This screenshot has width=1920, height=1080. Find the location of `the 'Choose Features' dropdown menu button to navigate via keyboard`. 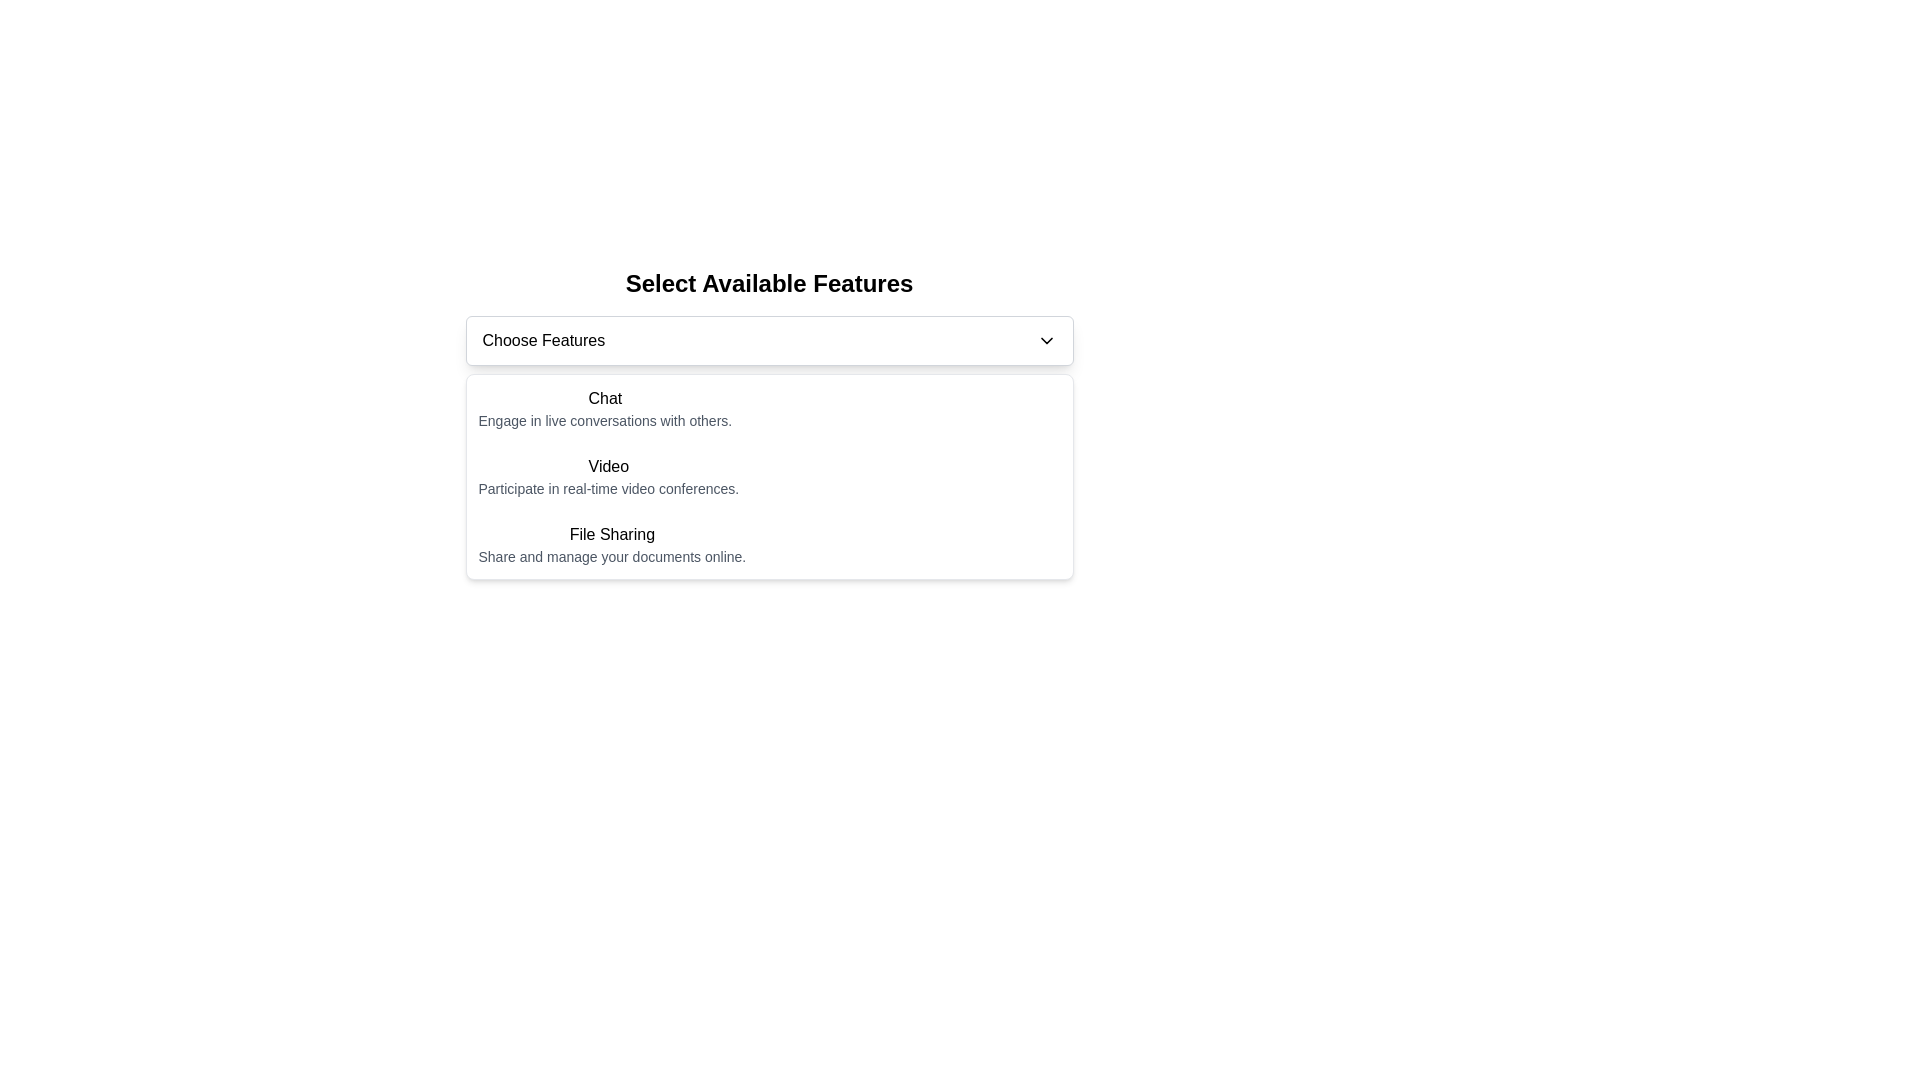

the 'Choose Features' dropdown menu button to navigate via keyboard is located at coordinates (768, 339).